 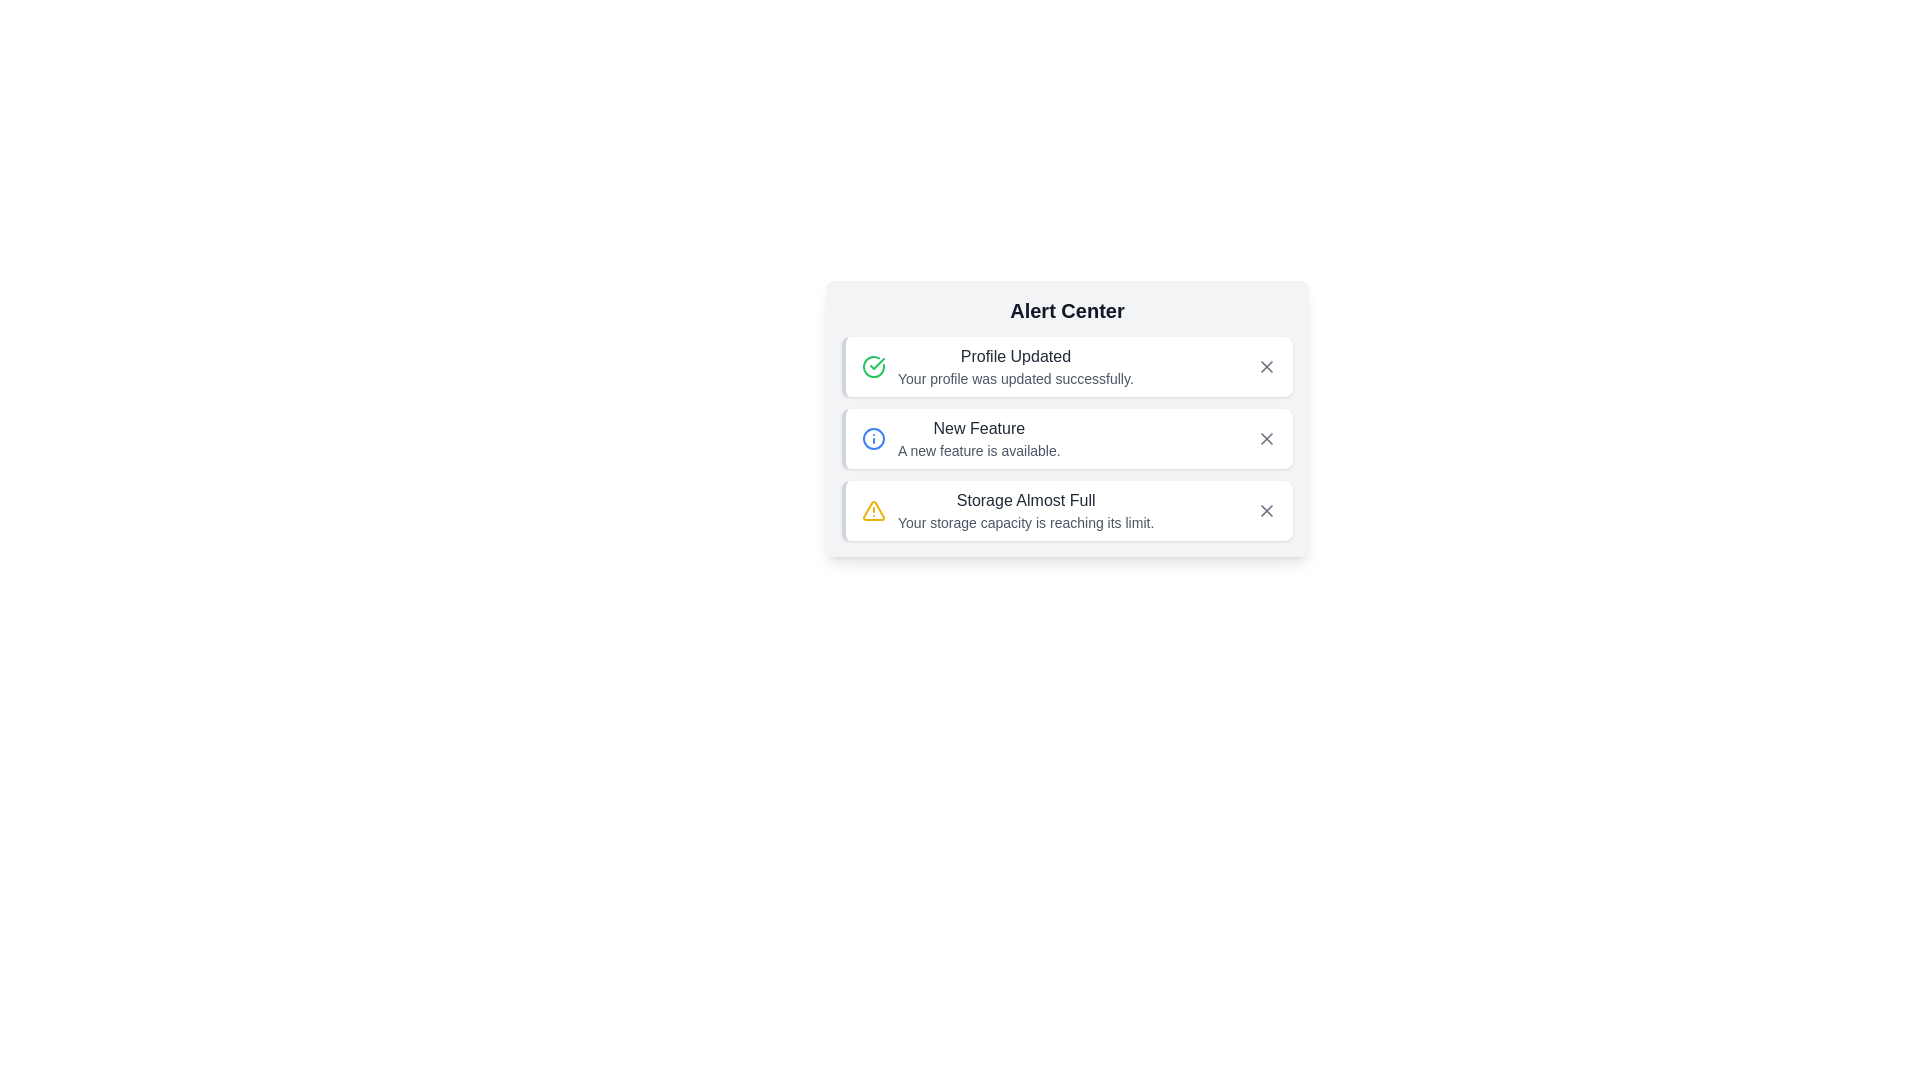 I want to click on the 'Storage Almost Full' text label in the third alert section of the notification panel, which is positioned above the supportive text and alongside the warning icon, so click(x=1026, y=500).